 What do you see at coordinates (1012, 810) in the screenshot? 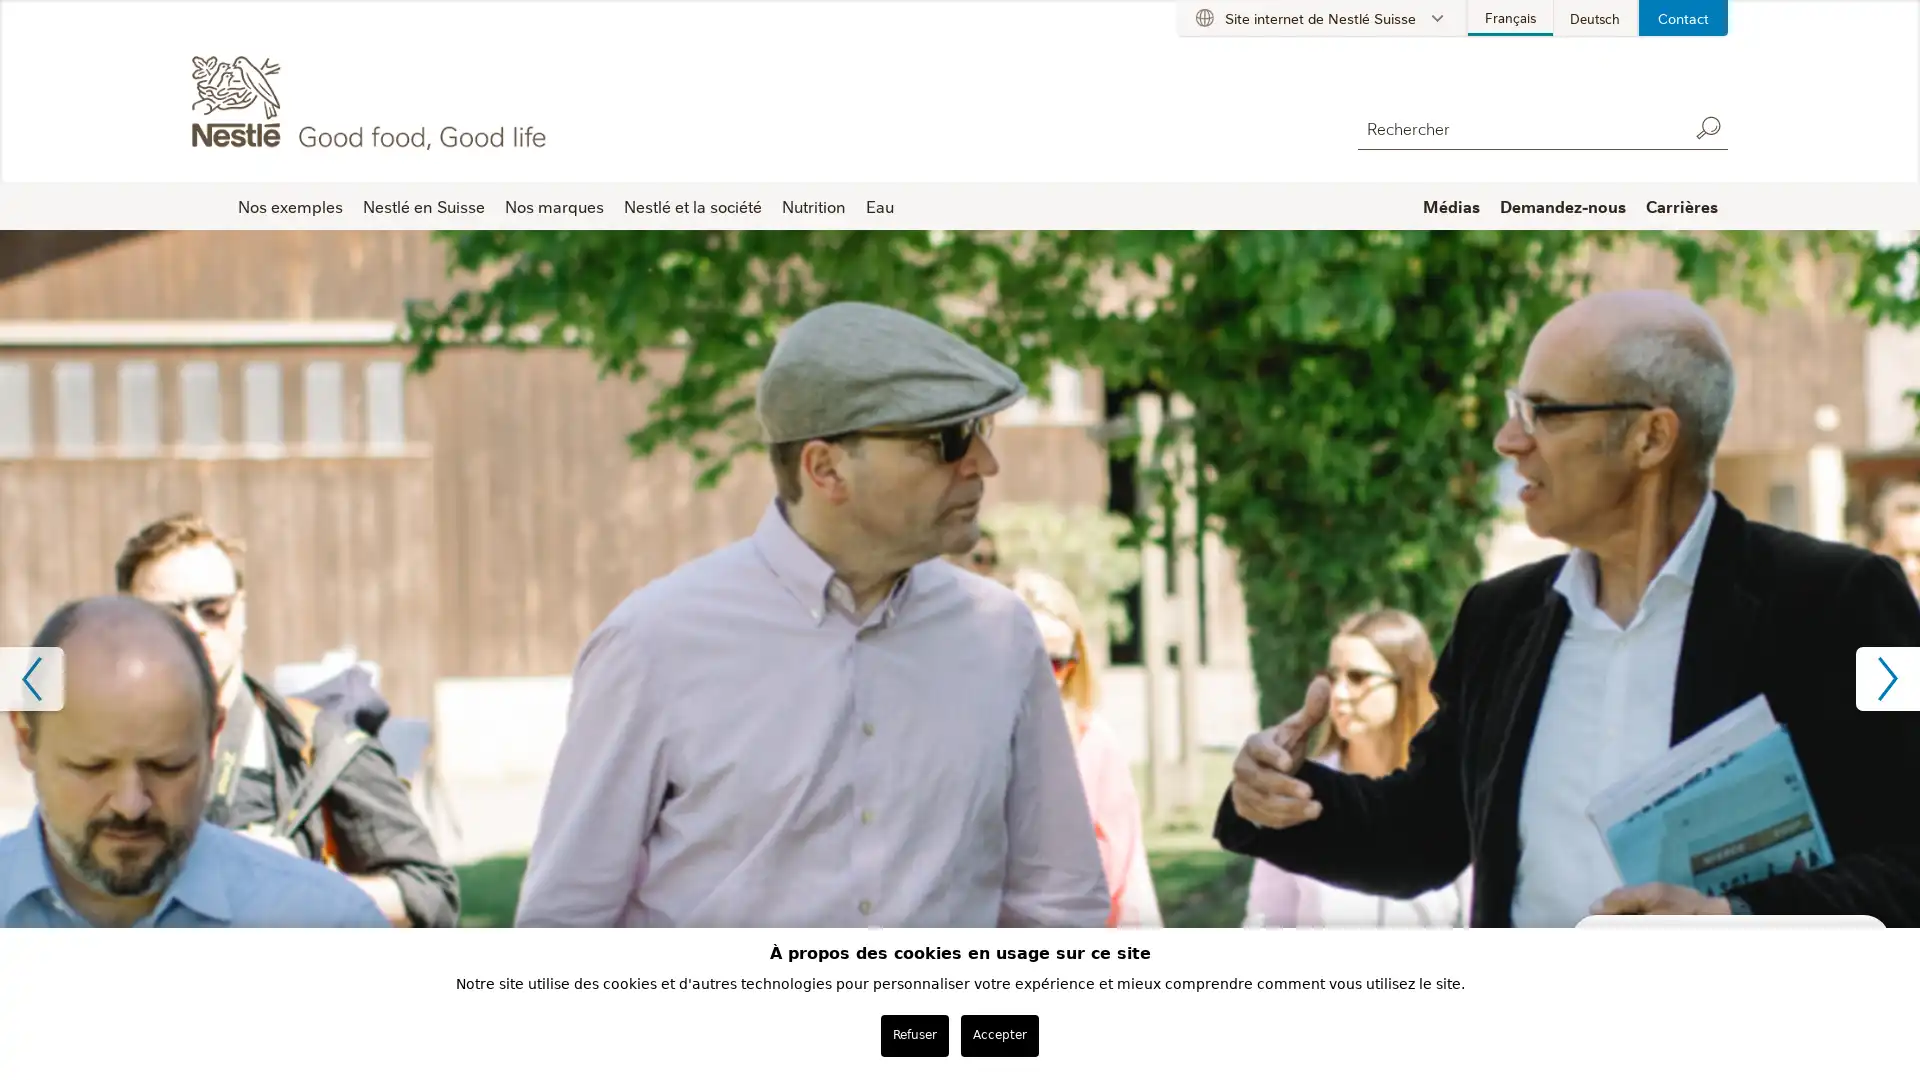
I see `5 of 5` at bounding box center [1012, 810].